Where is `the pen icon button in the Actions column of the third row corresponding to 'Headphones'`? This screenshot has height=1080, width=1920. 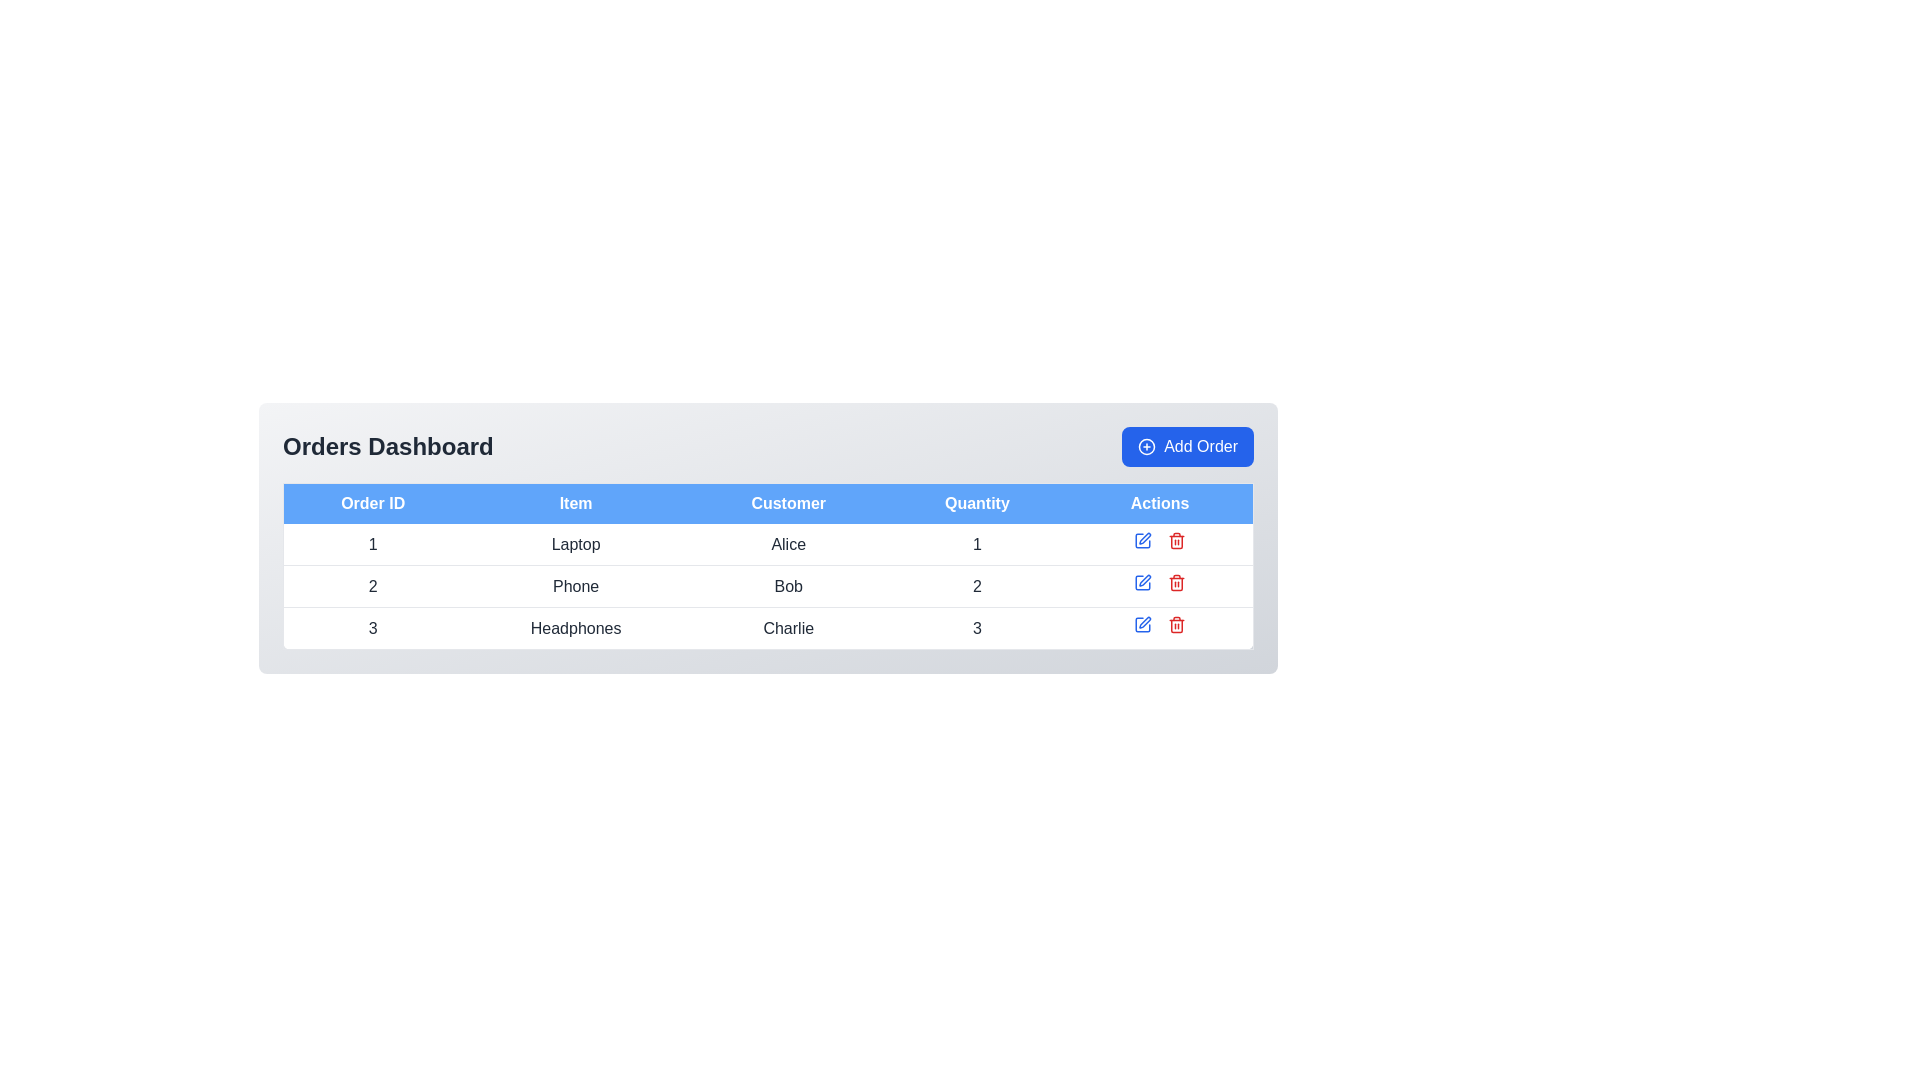 the pen icon button in the Actions column of the third row corresponding to 'Headphones' is located at coordinates (1145, 621).